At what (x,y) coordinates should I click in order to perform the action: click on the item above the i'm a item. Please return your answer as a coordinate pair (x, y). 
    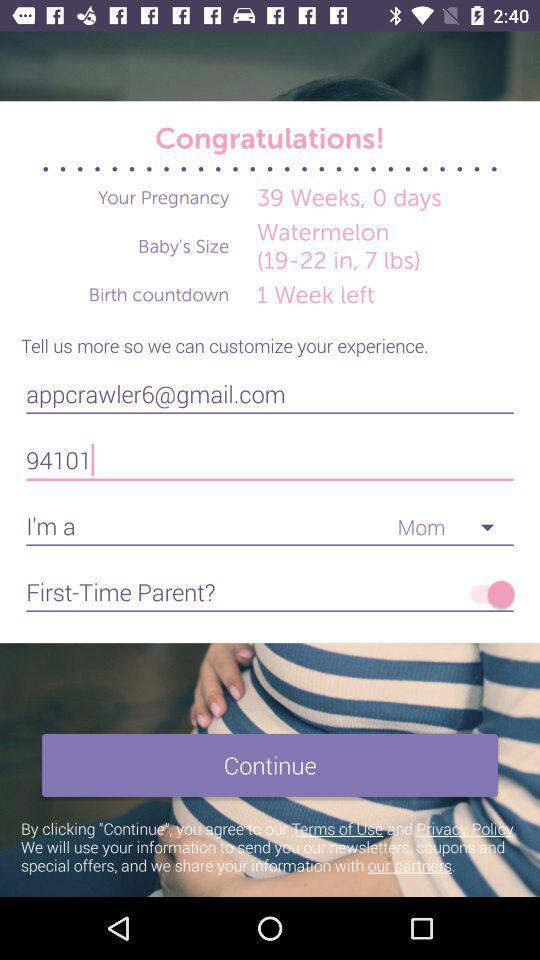
    Looking at the image, I should click on (270, 460).